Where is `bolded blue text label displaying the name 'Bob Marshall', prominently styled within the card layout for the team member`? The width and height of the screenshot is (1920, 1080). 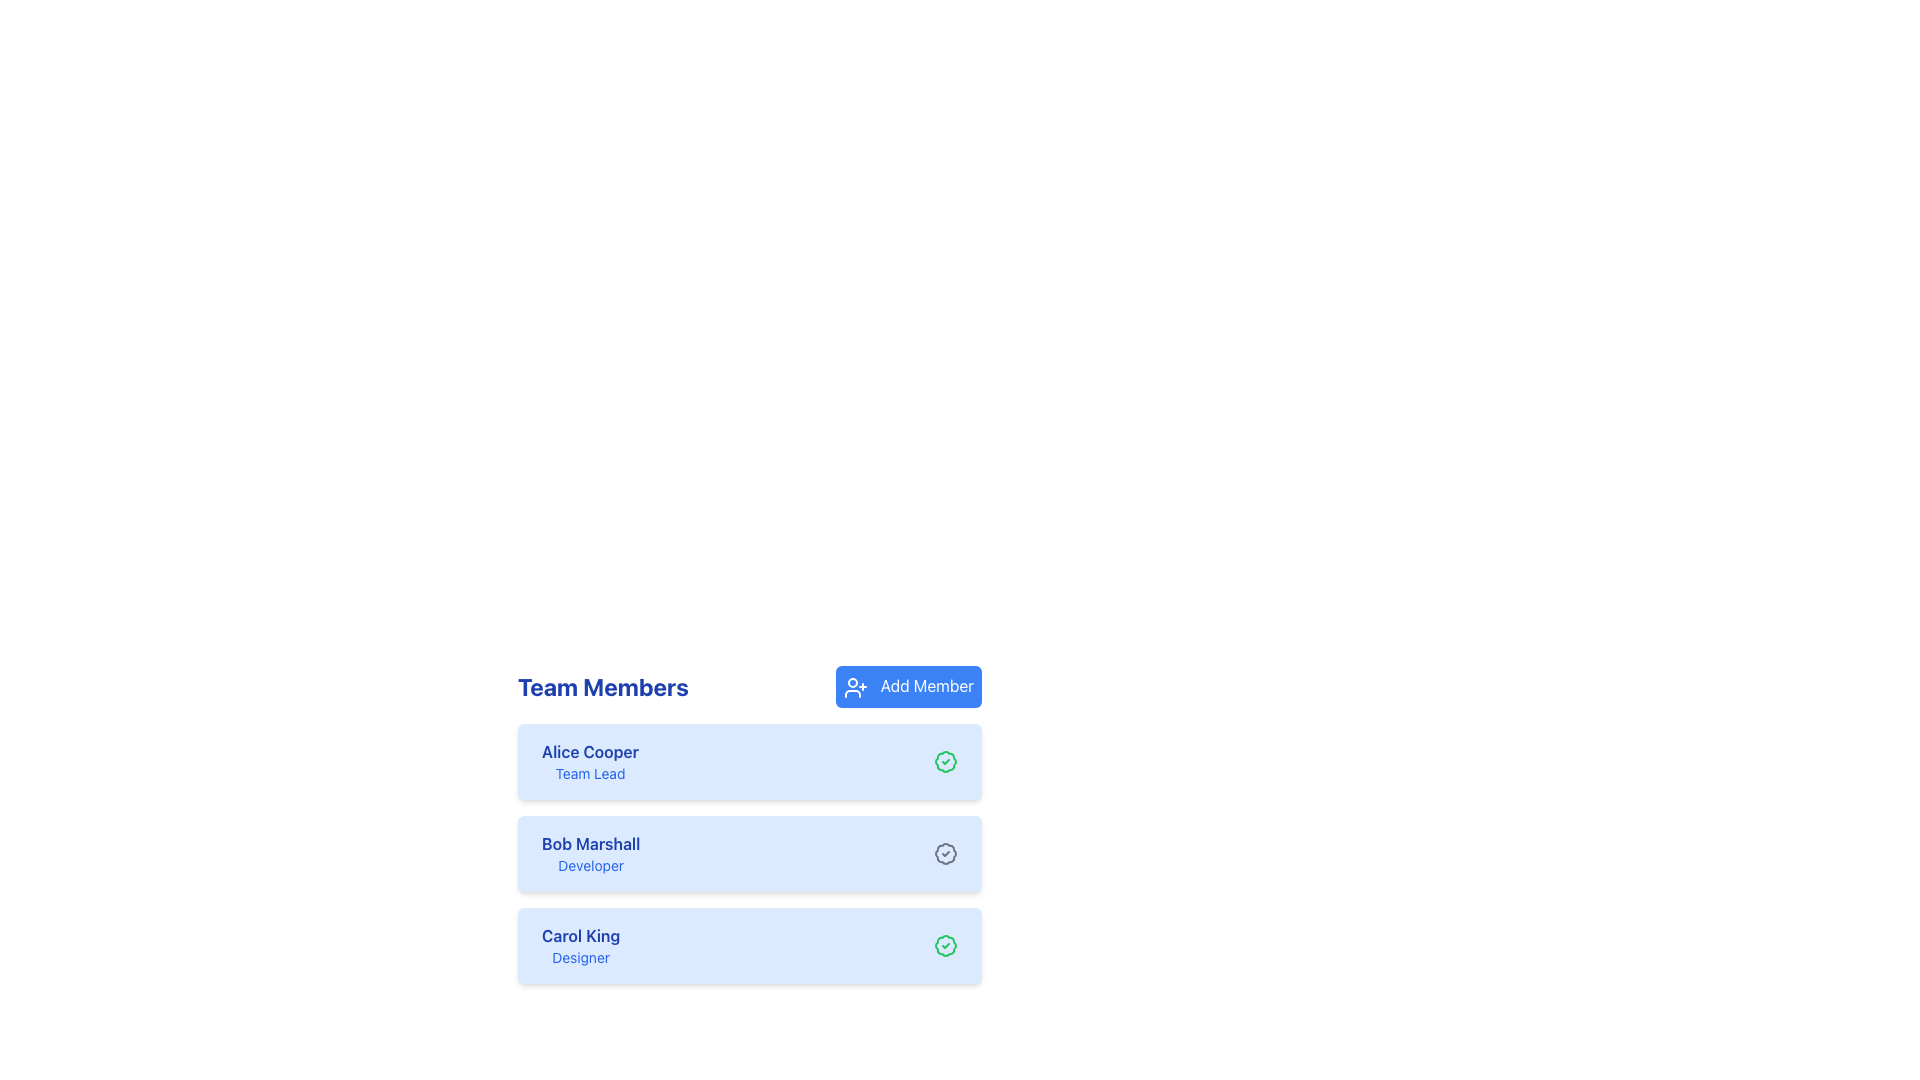
bolded blue text label displaying the name 'Bob Marshall', prominently styled within the card layout for the team member is located at coordinates (590, 843).